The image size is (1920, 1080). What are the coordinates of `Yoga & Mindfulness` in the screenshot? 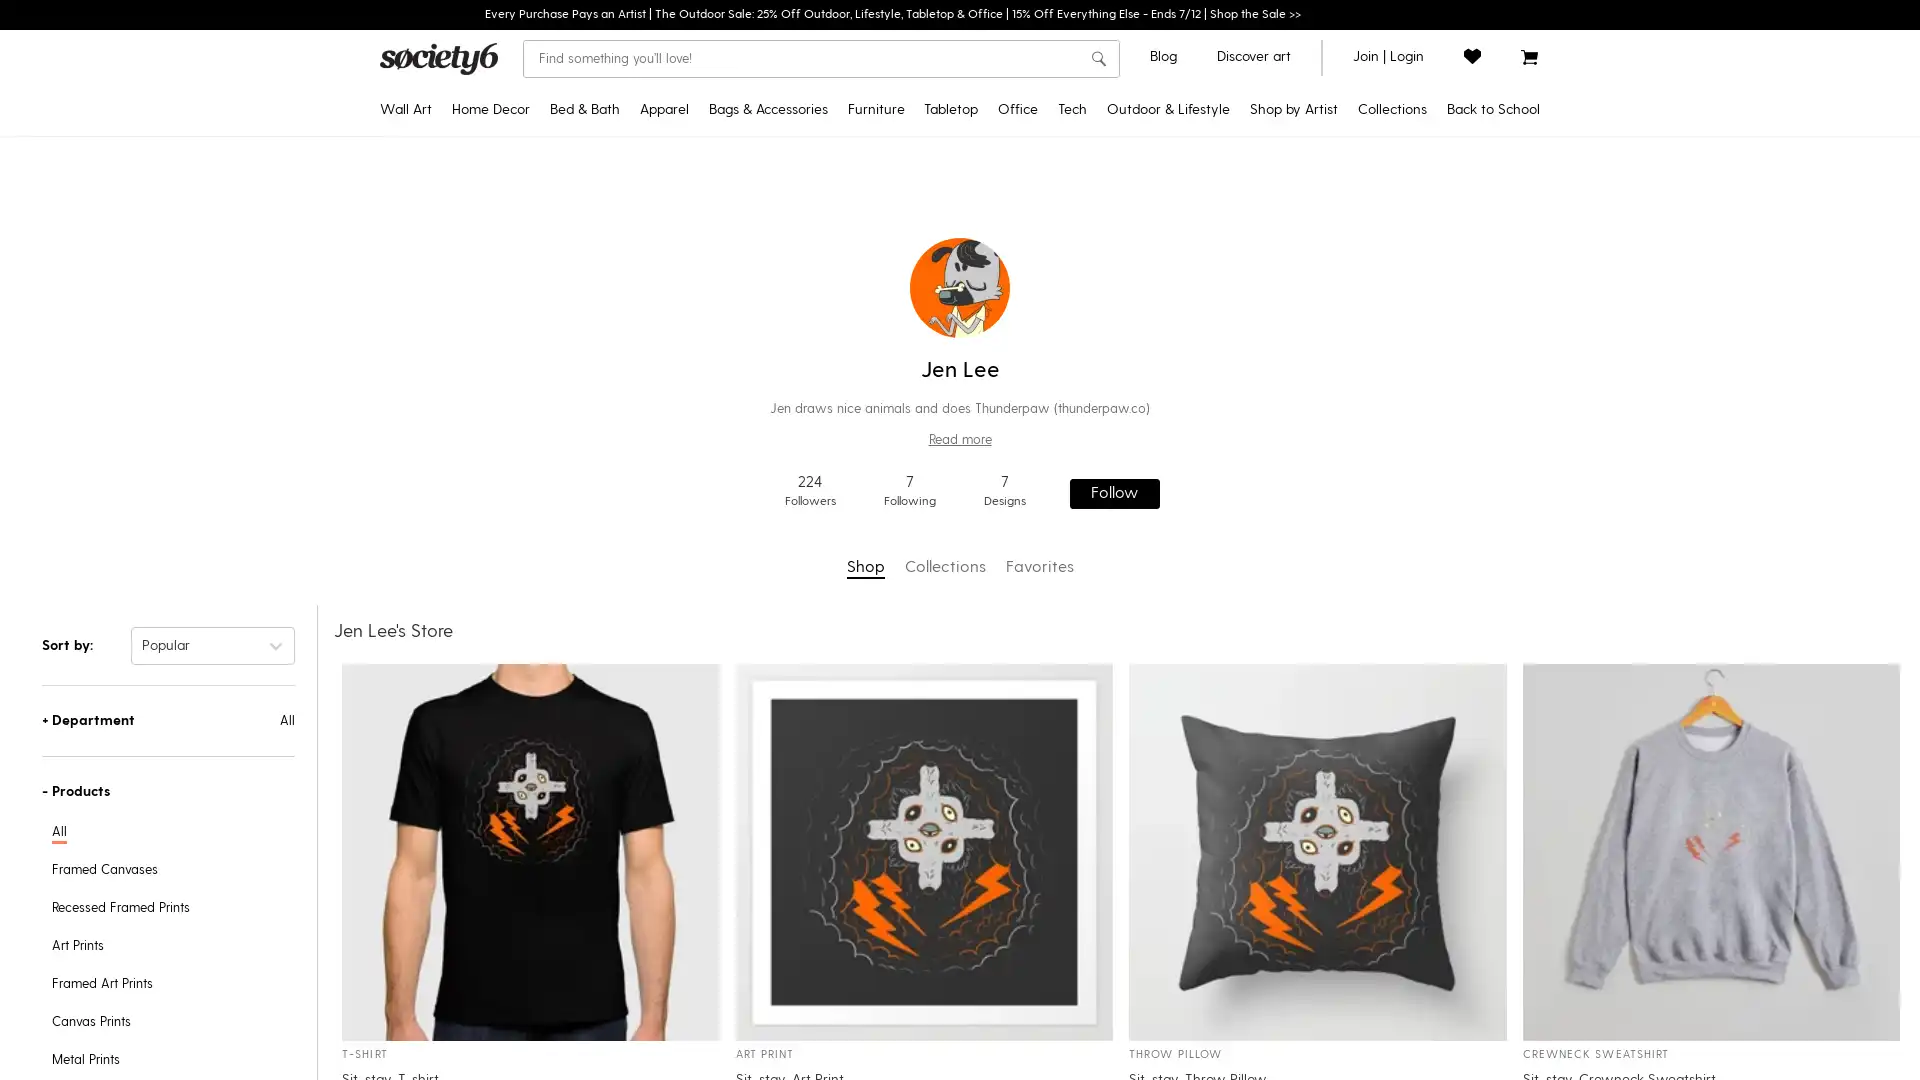 It's located at (1318, 451).